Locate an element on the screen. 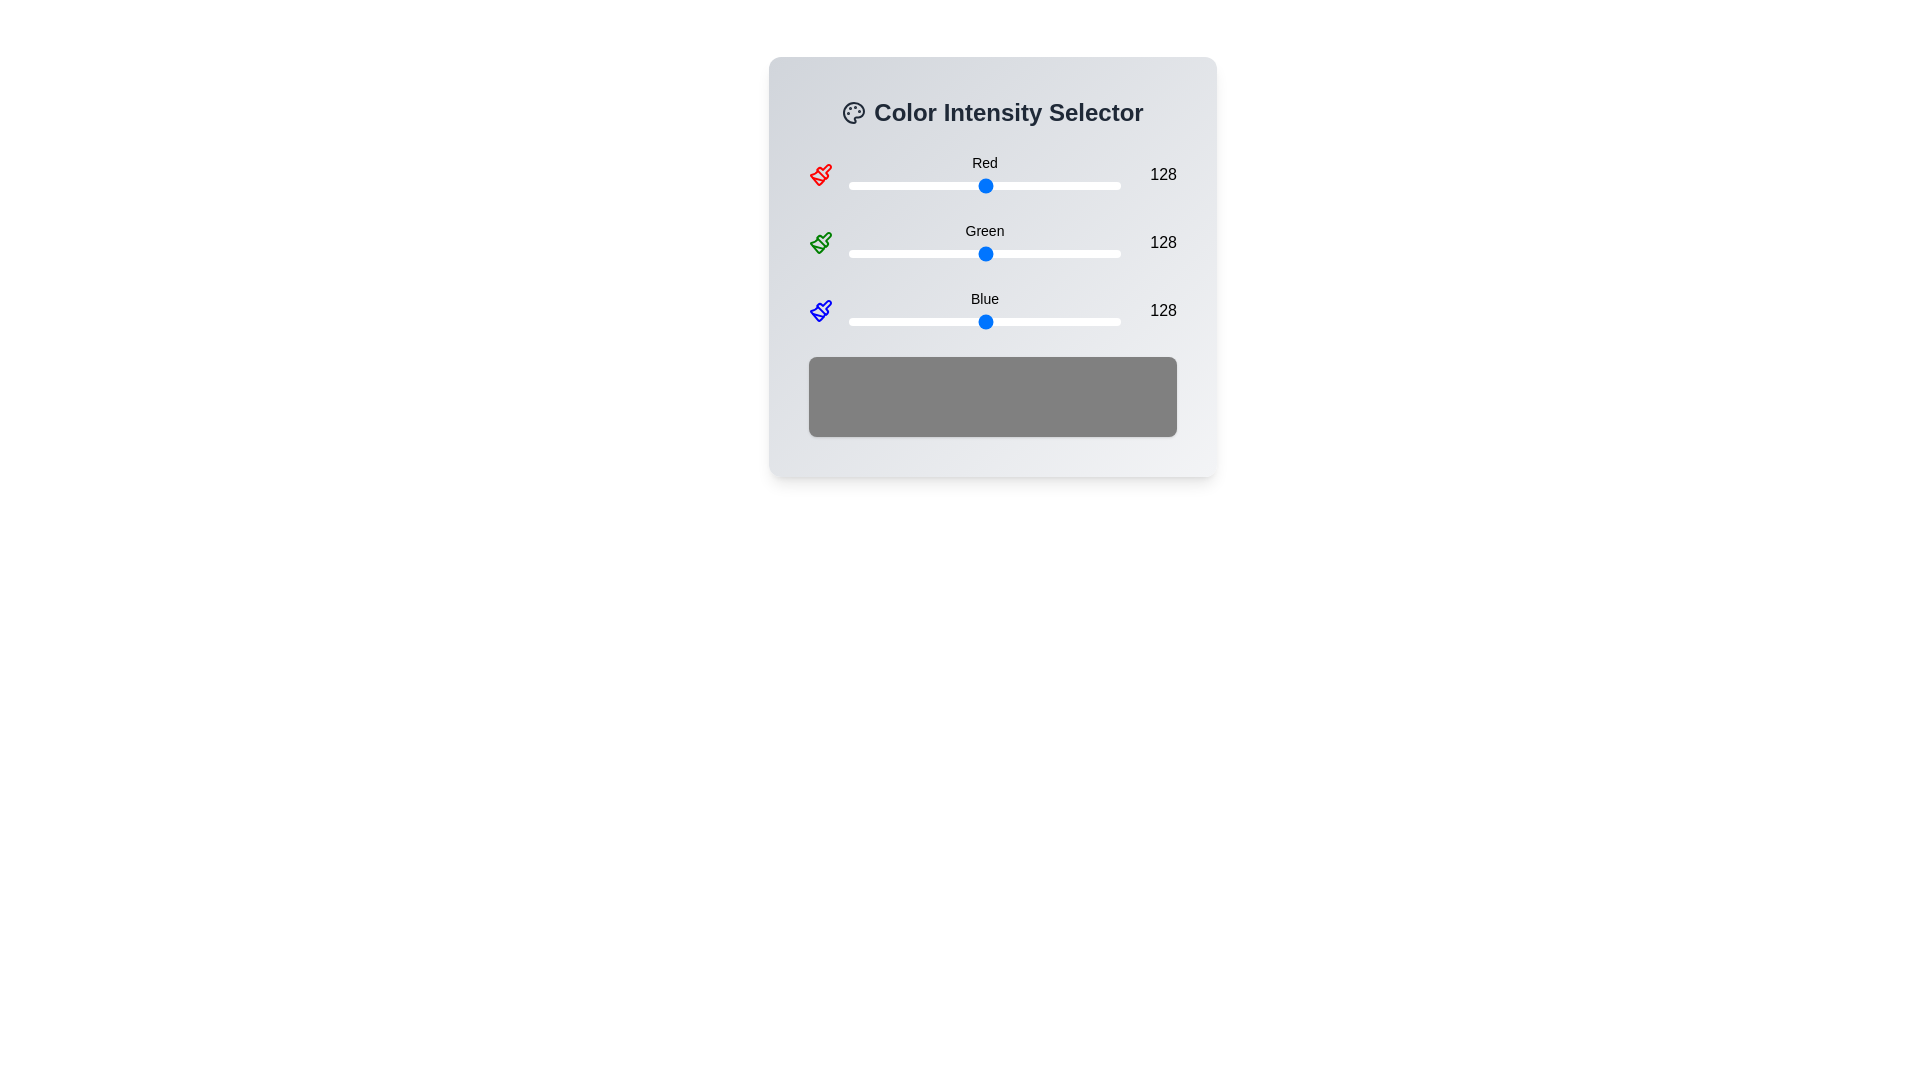 This screenshot has height=1080, width=1920. green intensity is located at coordinates (894, 253).